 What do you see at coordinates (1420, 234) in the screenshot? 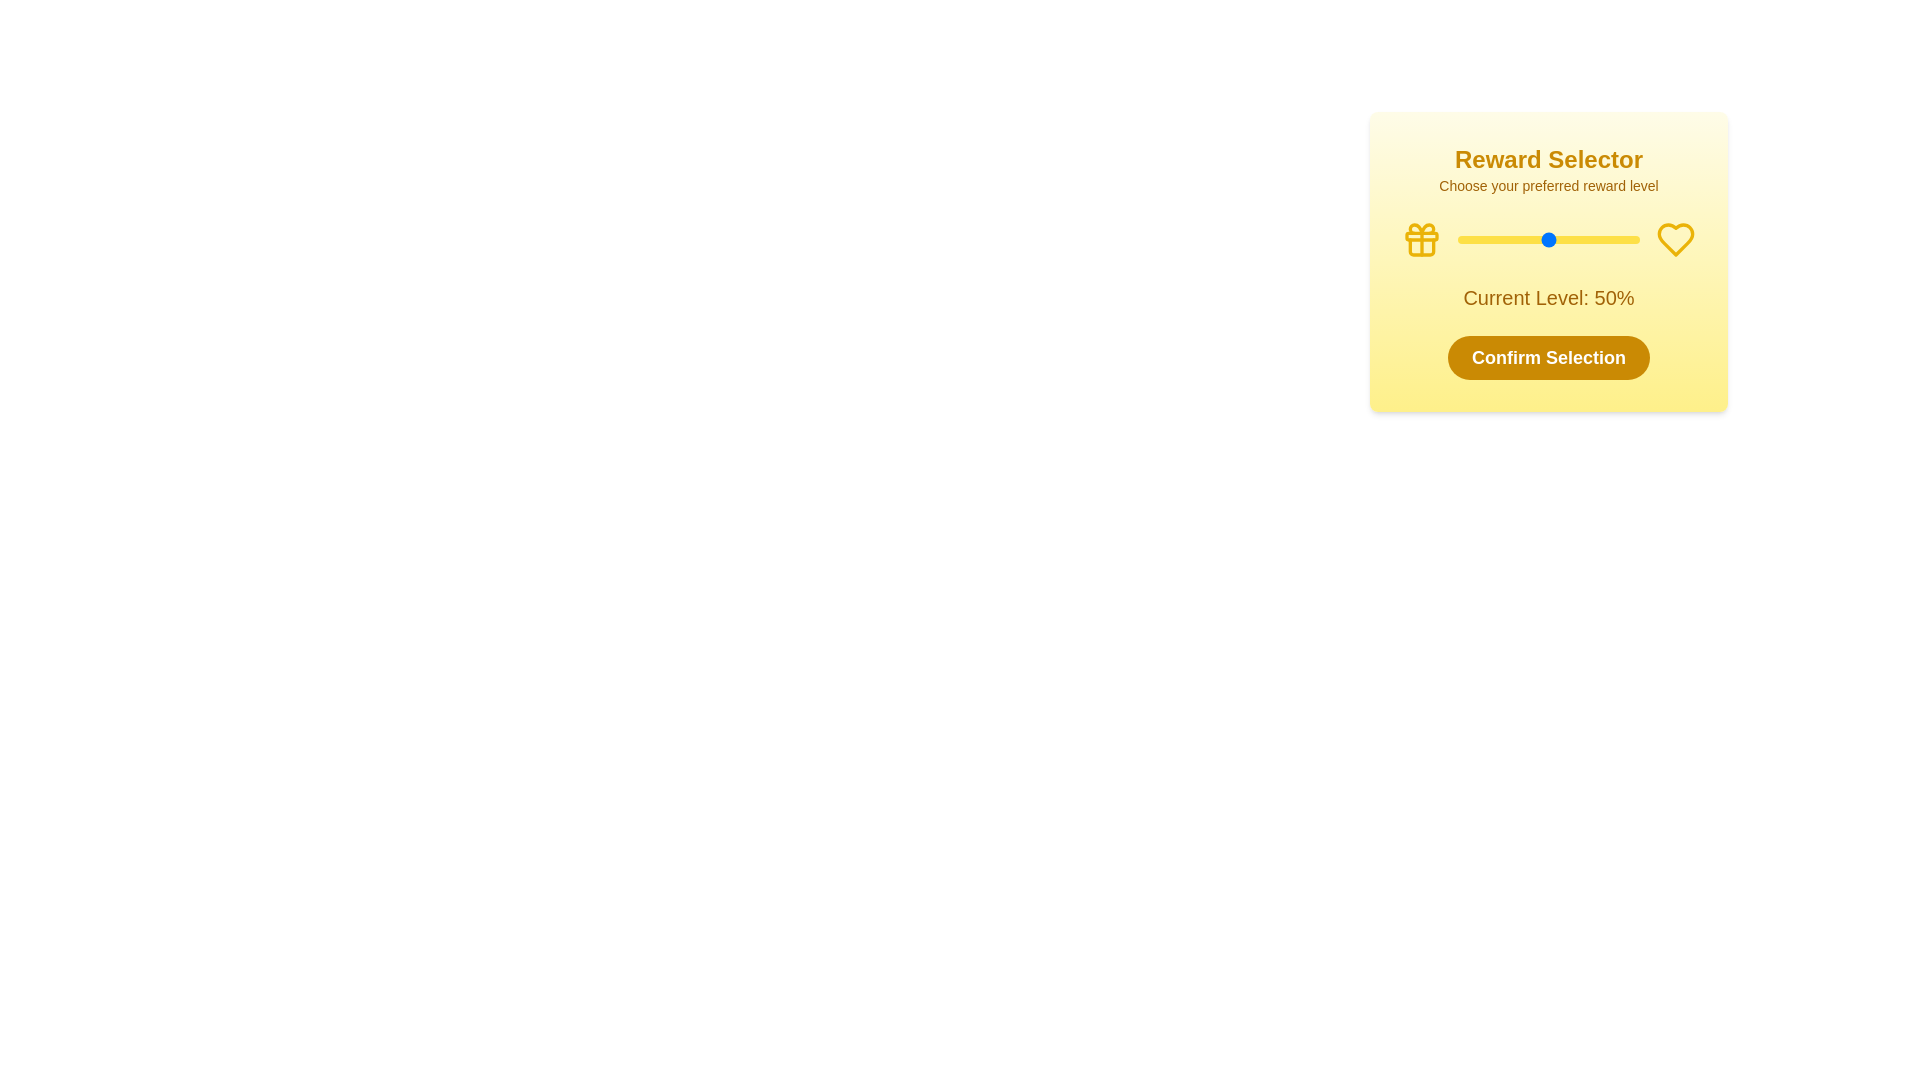
I see `the decorative graphical element (SVG rectangle) that represents the ribbon on the gift icon located on the left side of the card header in the 'Reward Selector' interface` at bounding box center [1420, 234].